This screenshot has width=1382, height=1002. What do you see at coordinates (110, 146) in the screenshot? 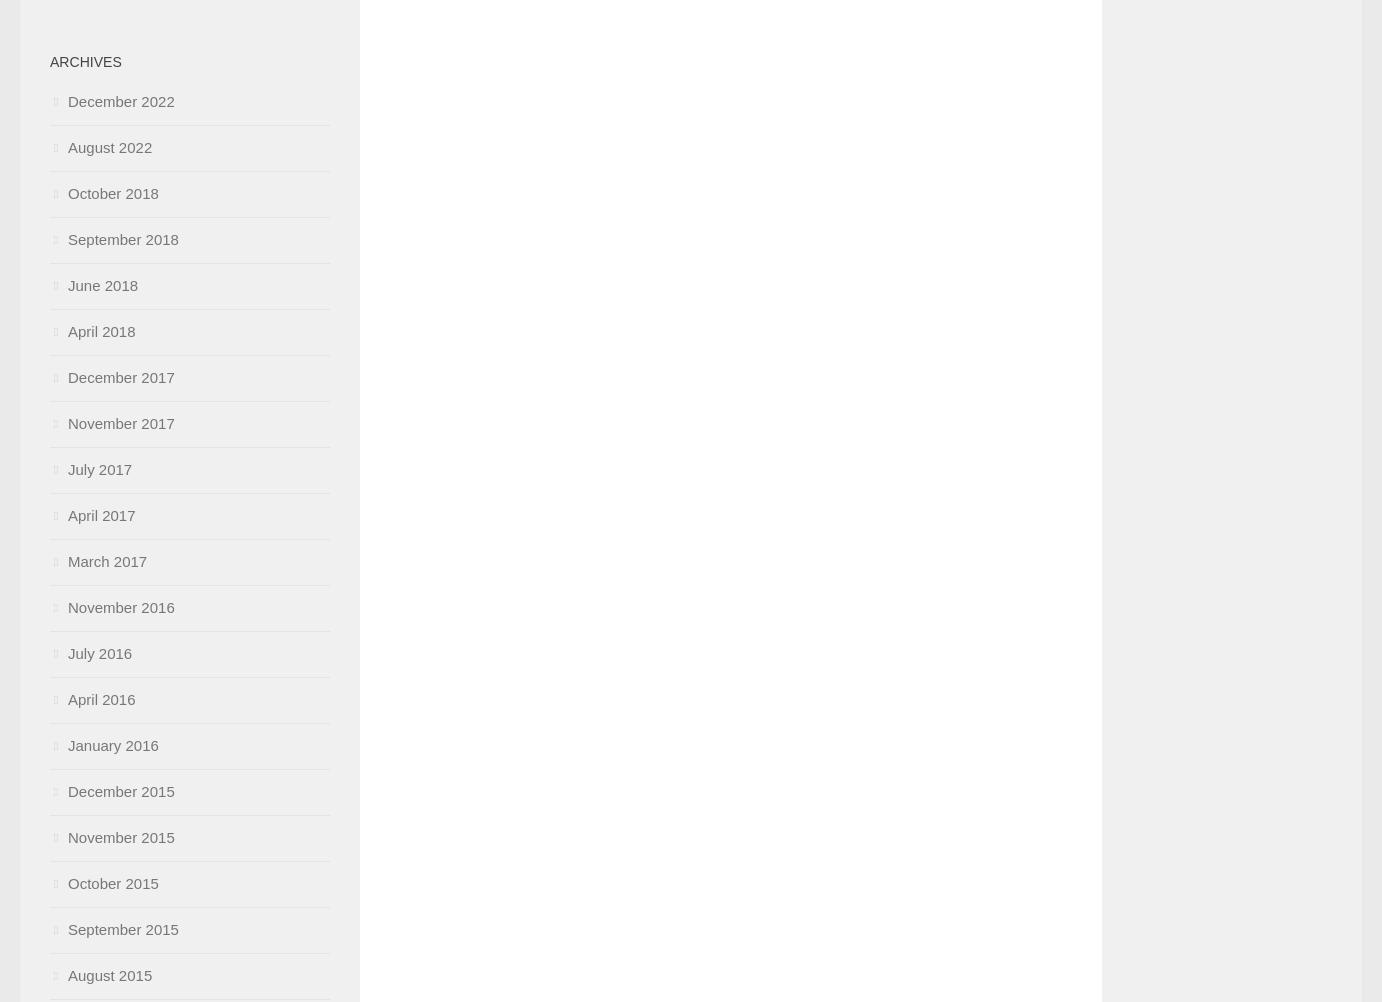
I see `'August 2022'` at bounding box center [110, 146].